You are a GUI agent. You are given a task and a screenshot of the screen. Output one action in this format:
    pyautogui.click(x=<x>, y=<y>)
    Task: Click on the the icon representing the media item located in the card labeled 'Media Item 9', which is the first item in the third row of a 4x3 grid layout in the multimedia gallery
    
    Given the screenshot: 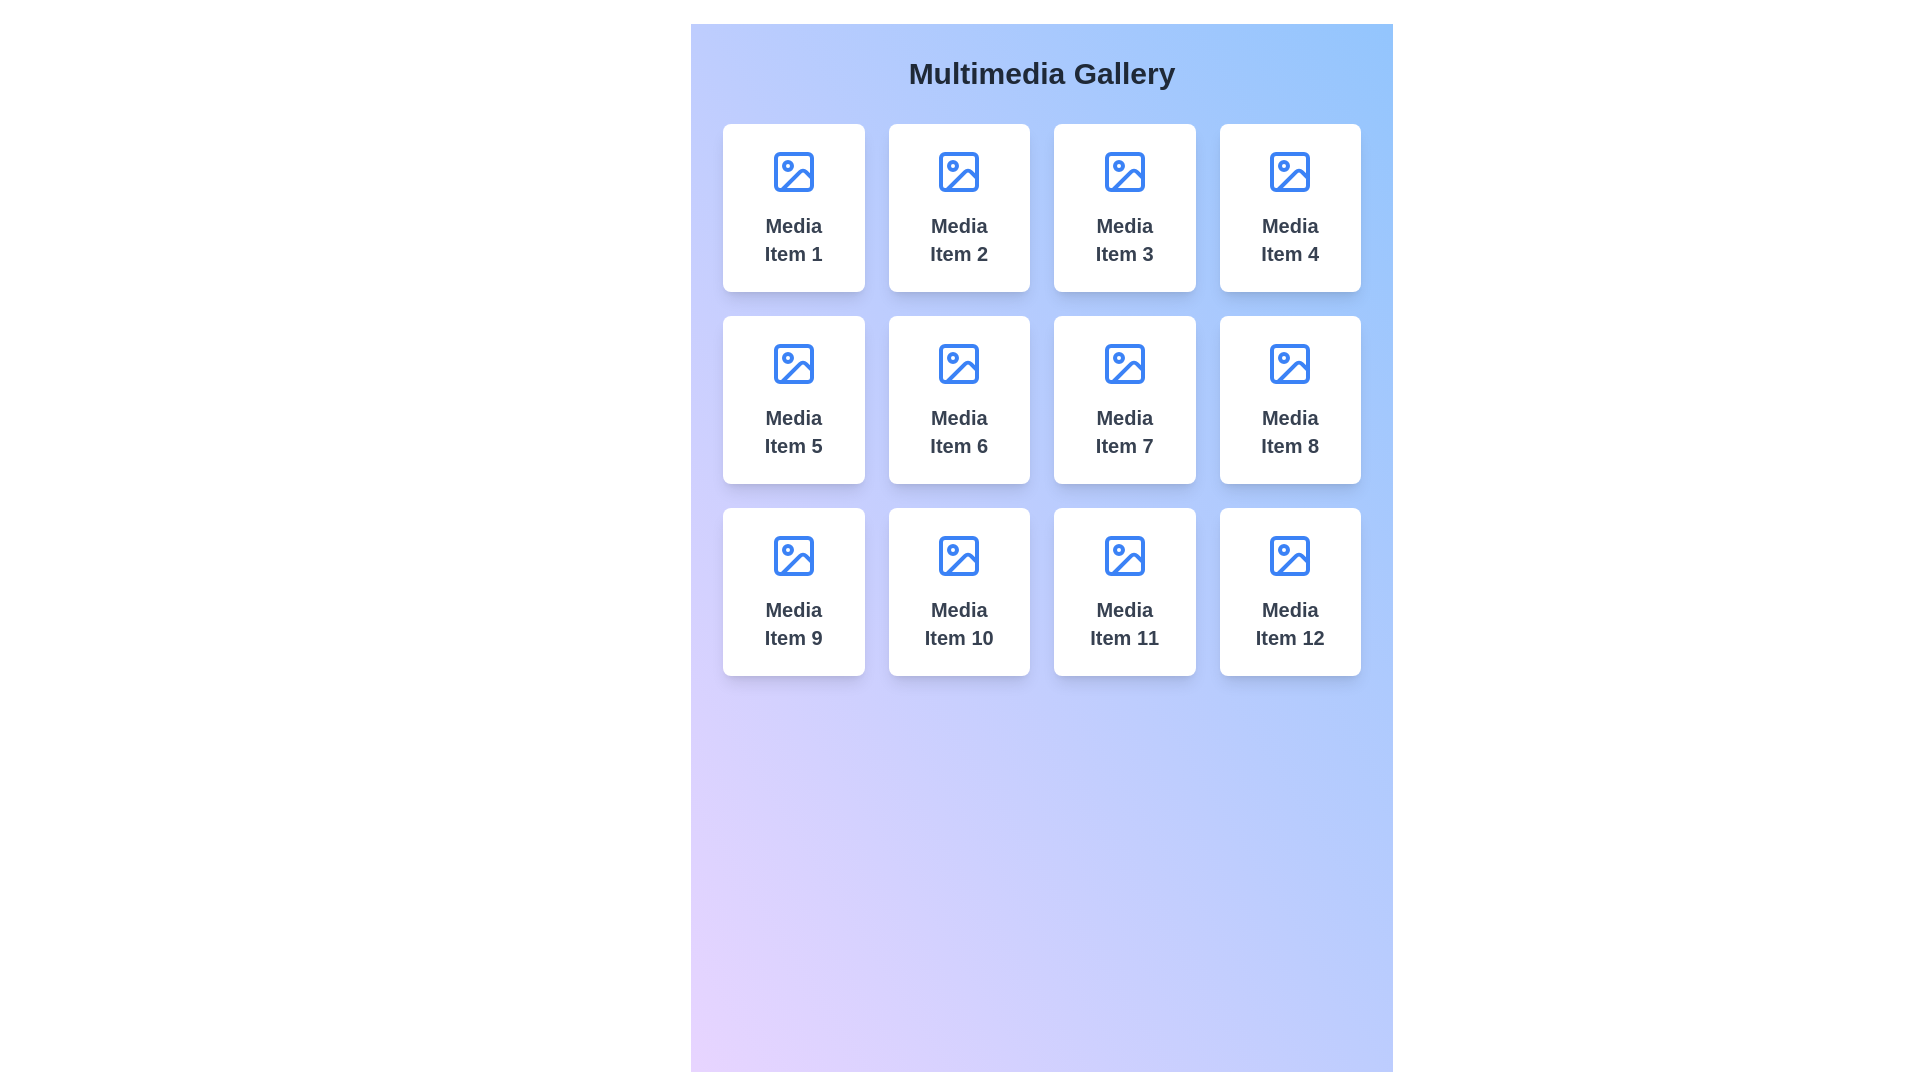 What is the action you would take?
    pyautogui.click(x=792, y=555)
    